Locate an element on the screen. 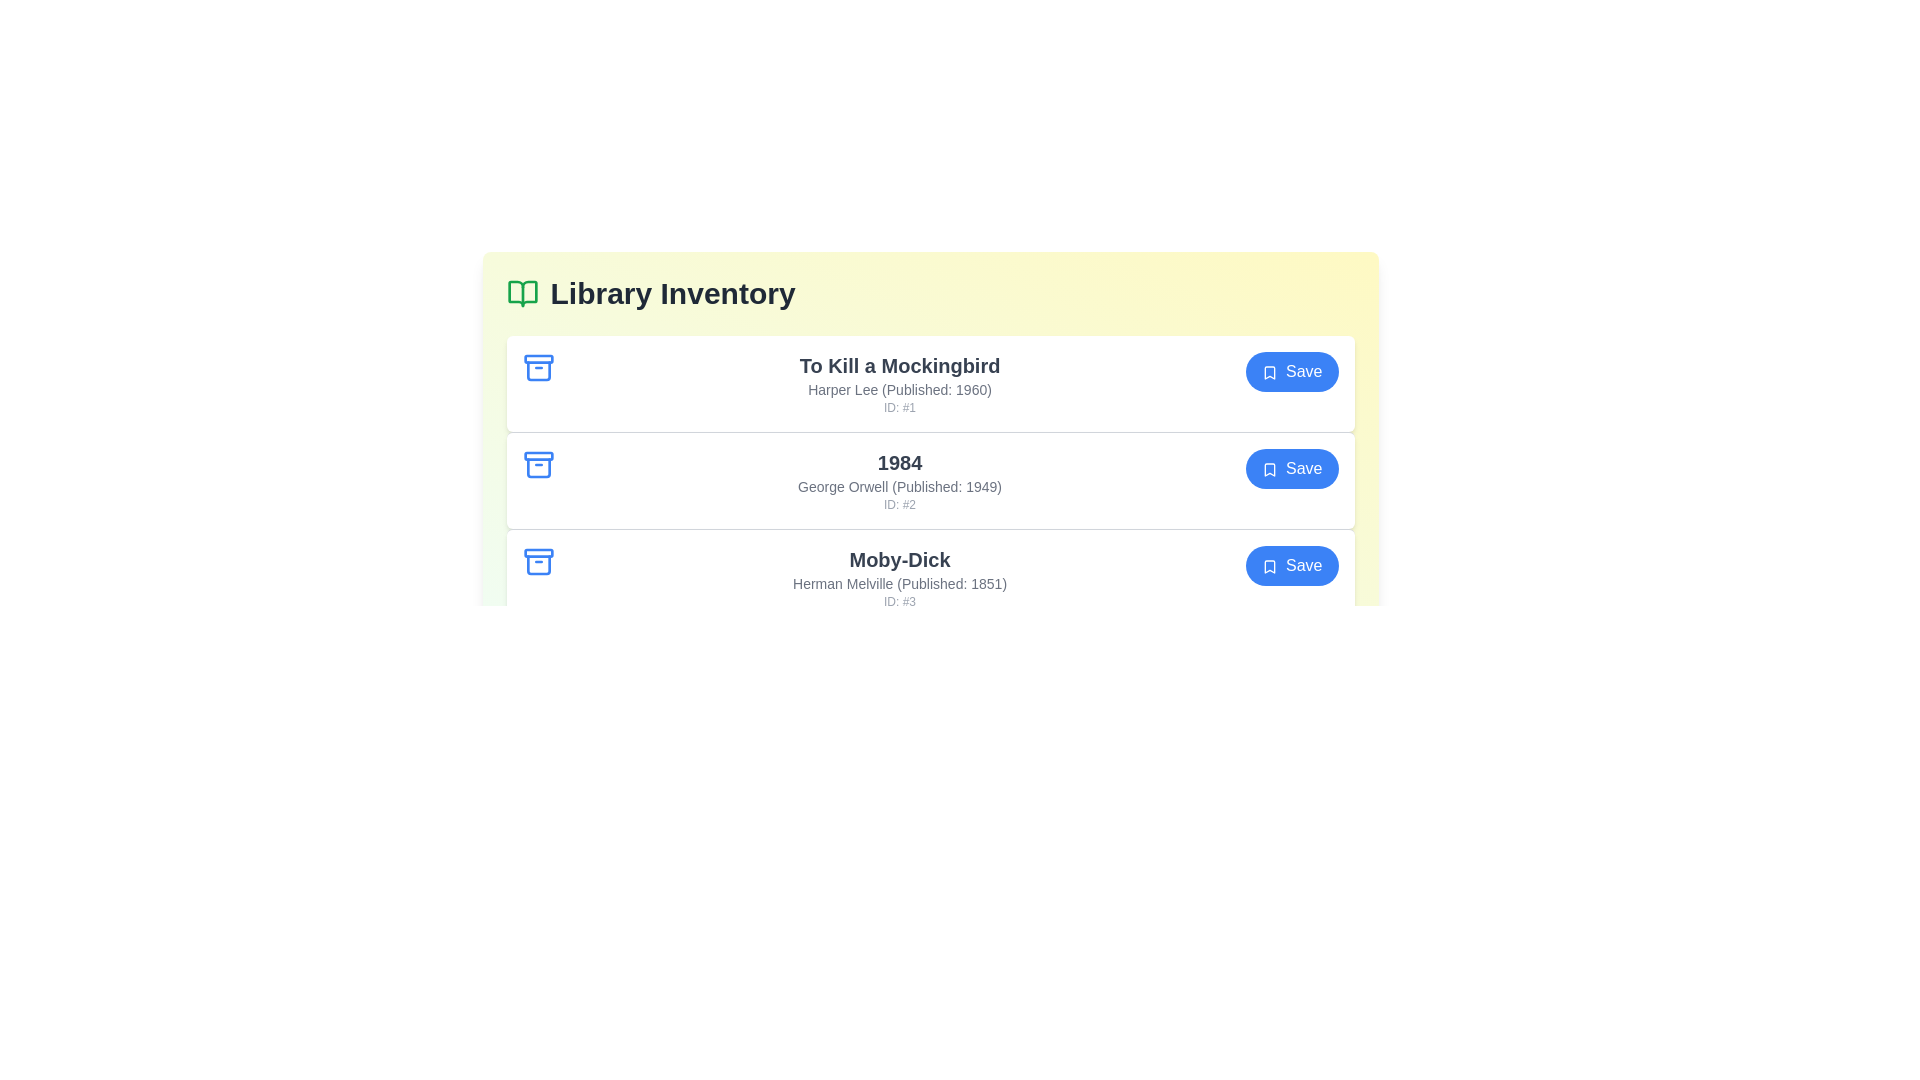 This screenshot has height=1080, width=1920. the book title to select it. Specify the title of the book as 1984 is located at coordinates (899, 462).